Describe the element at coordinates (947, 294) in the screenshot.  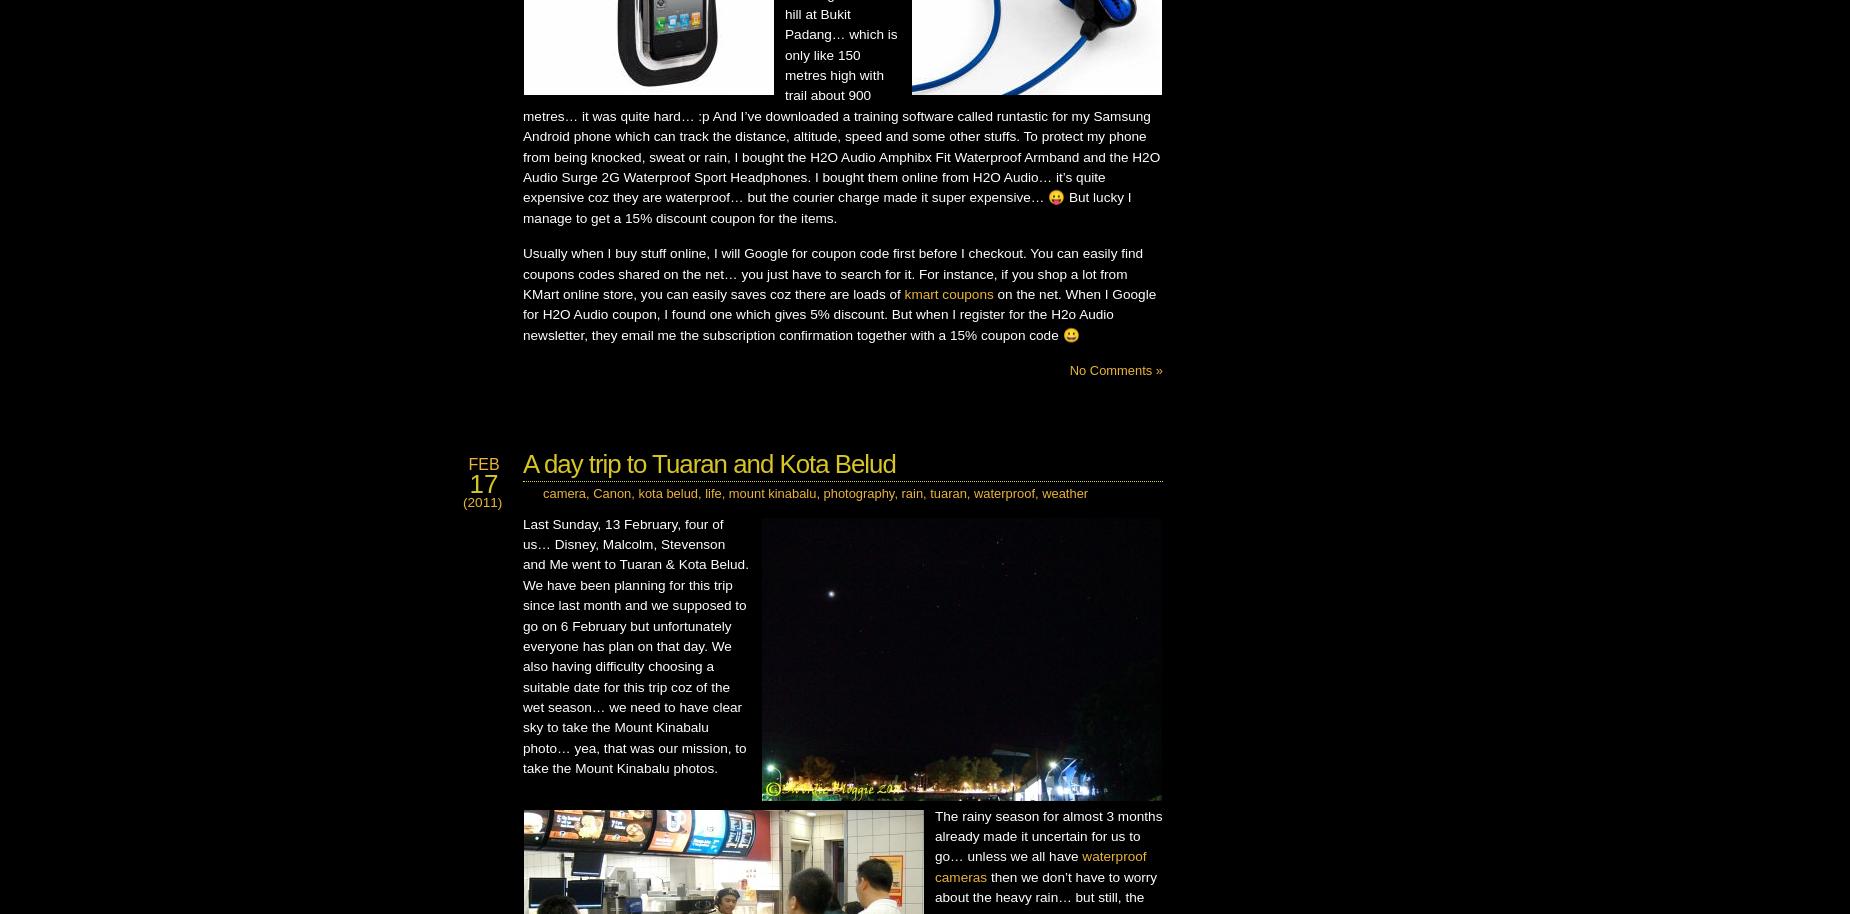
I see `'kmart coupons'` at that location.